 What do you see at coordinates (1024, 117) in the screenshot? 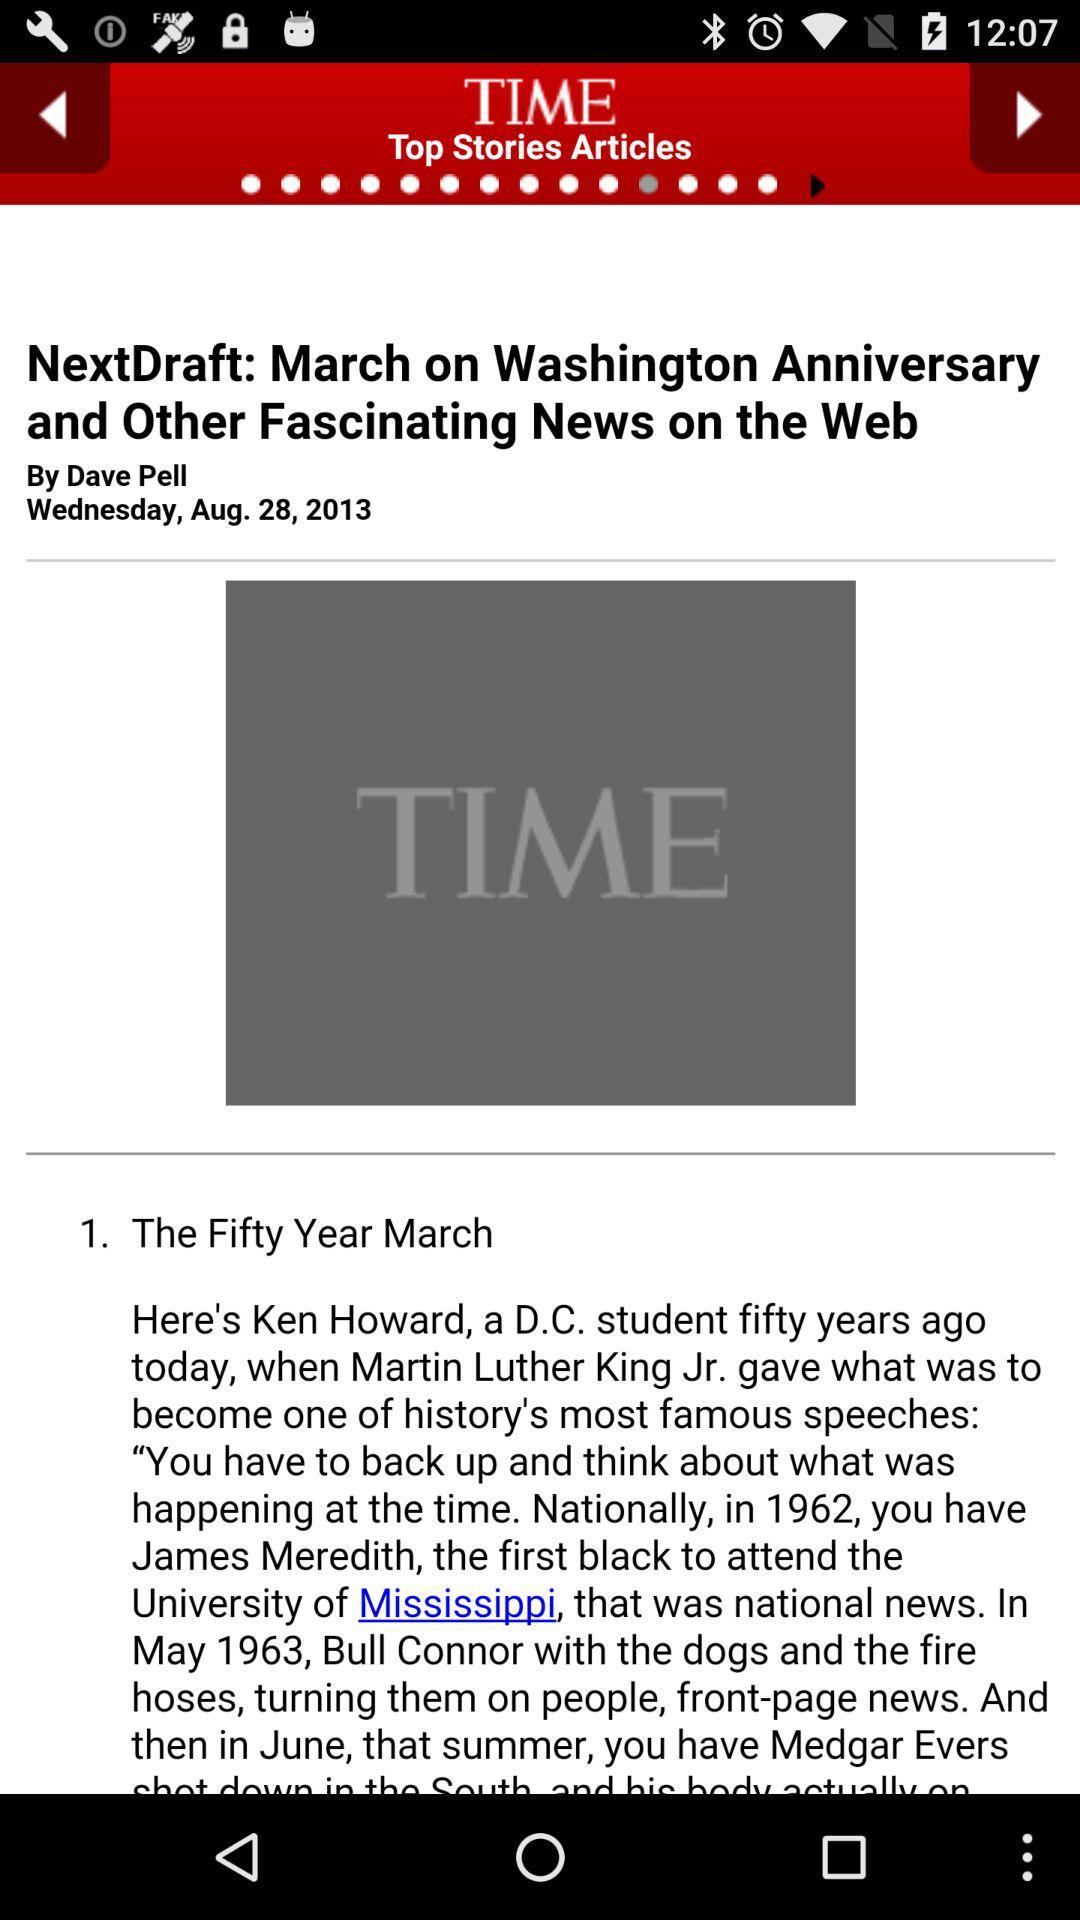
I see `go next` at bounding box center [1024, 117].